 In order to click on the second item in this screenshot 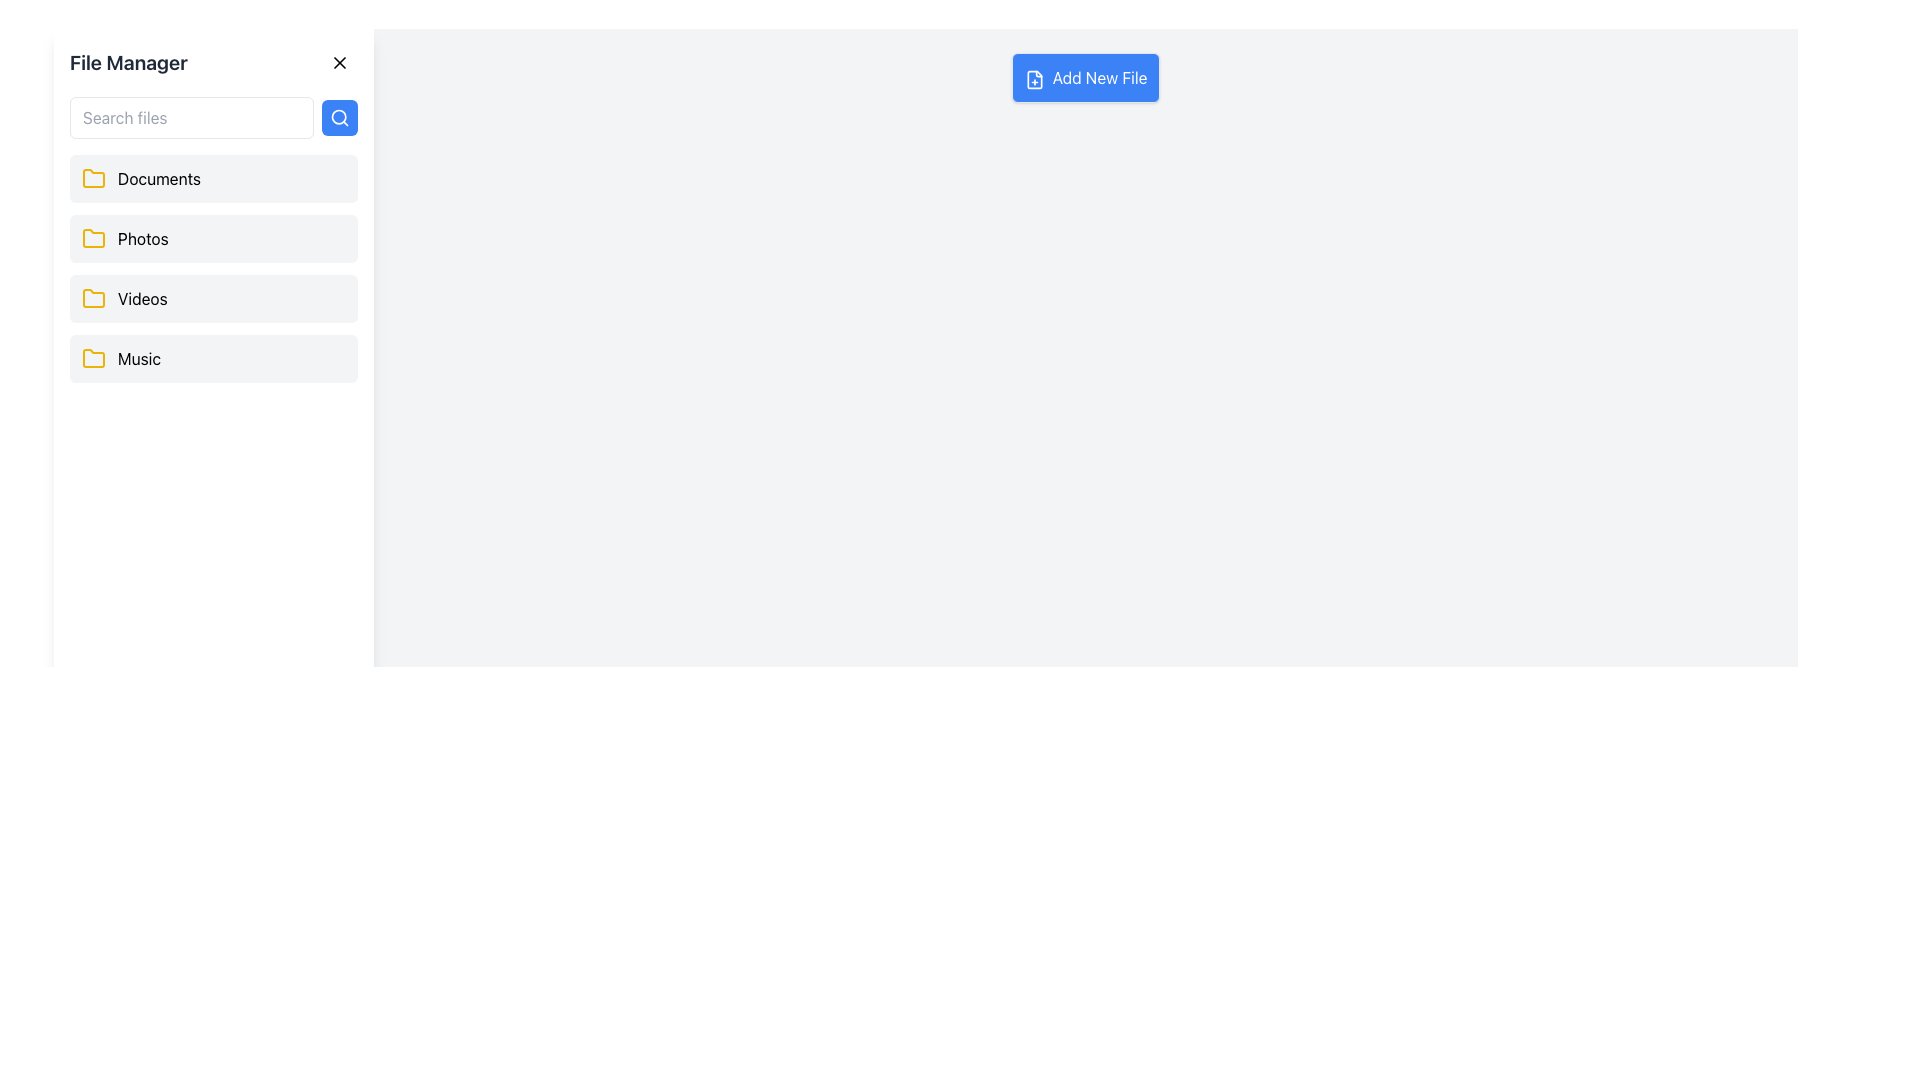, I will do `click(214, 268)`.